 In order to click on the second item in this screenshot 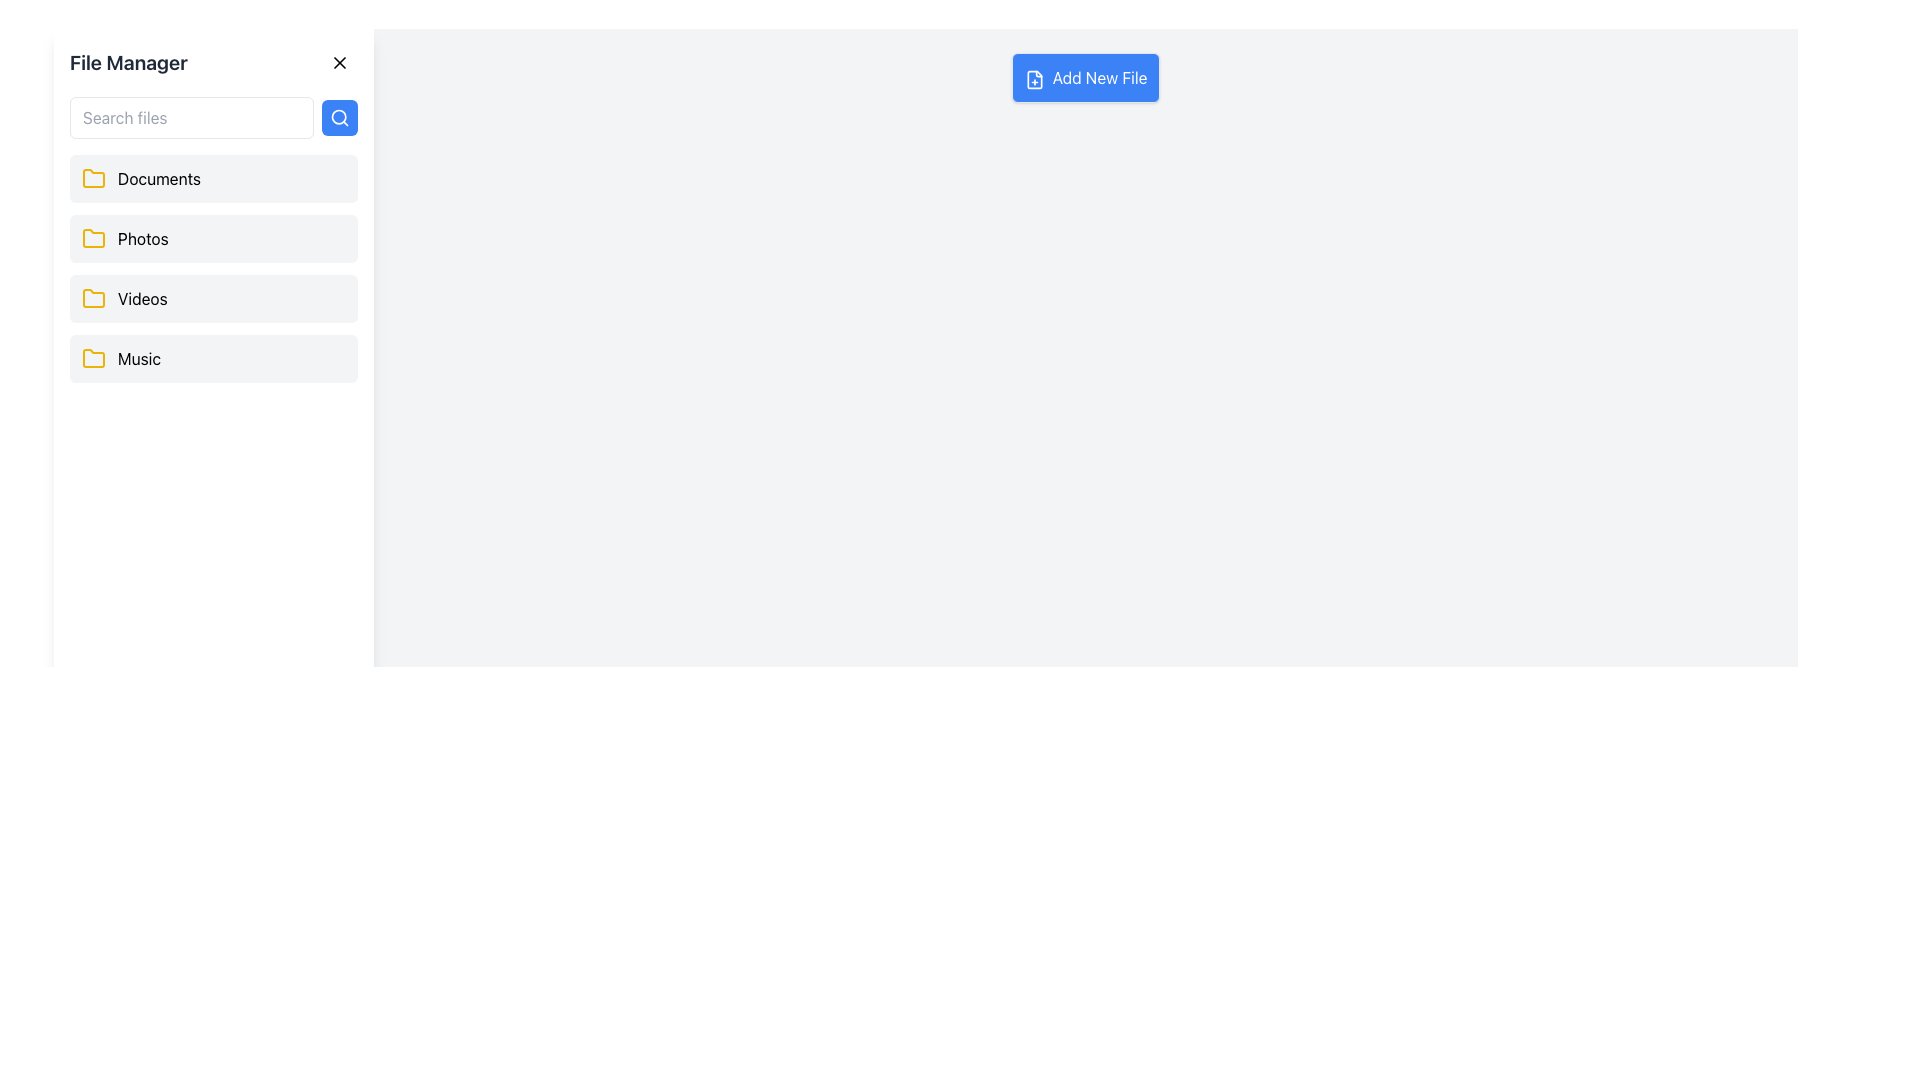, I will do `click(214, 268)`.